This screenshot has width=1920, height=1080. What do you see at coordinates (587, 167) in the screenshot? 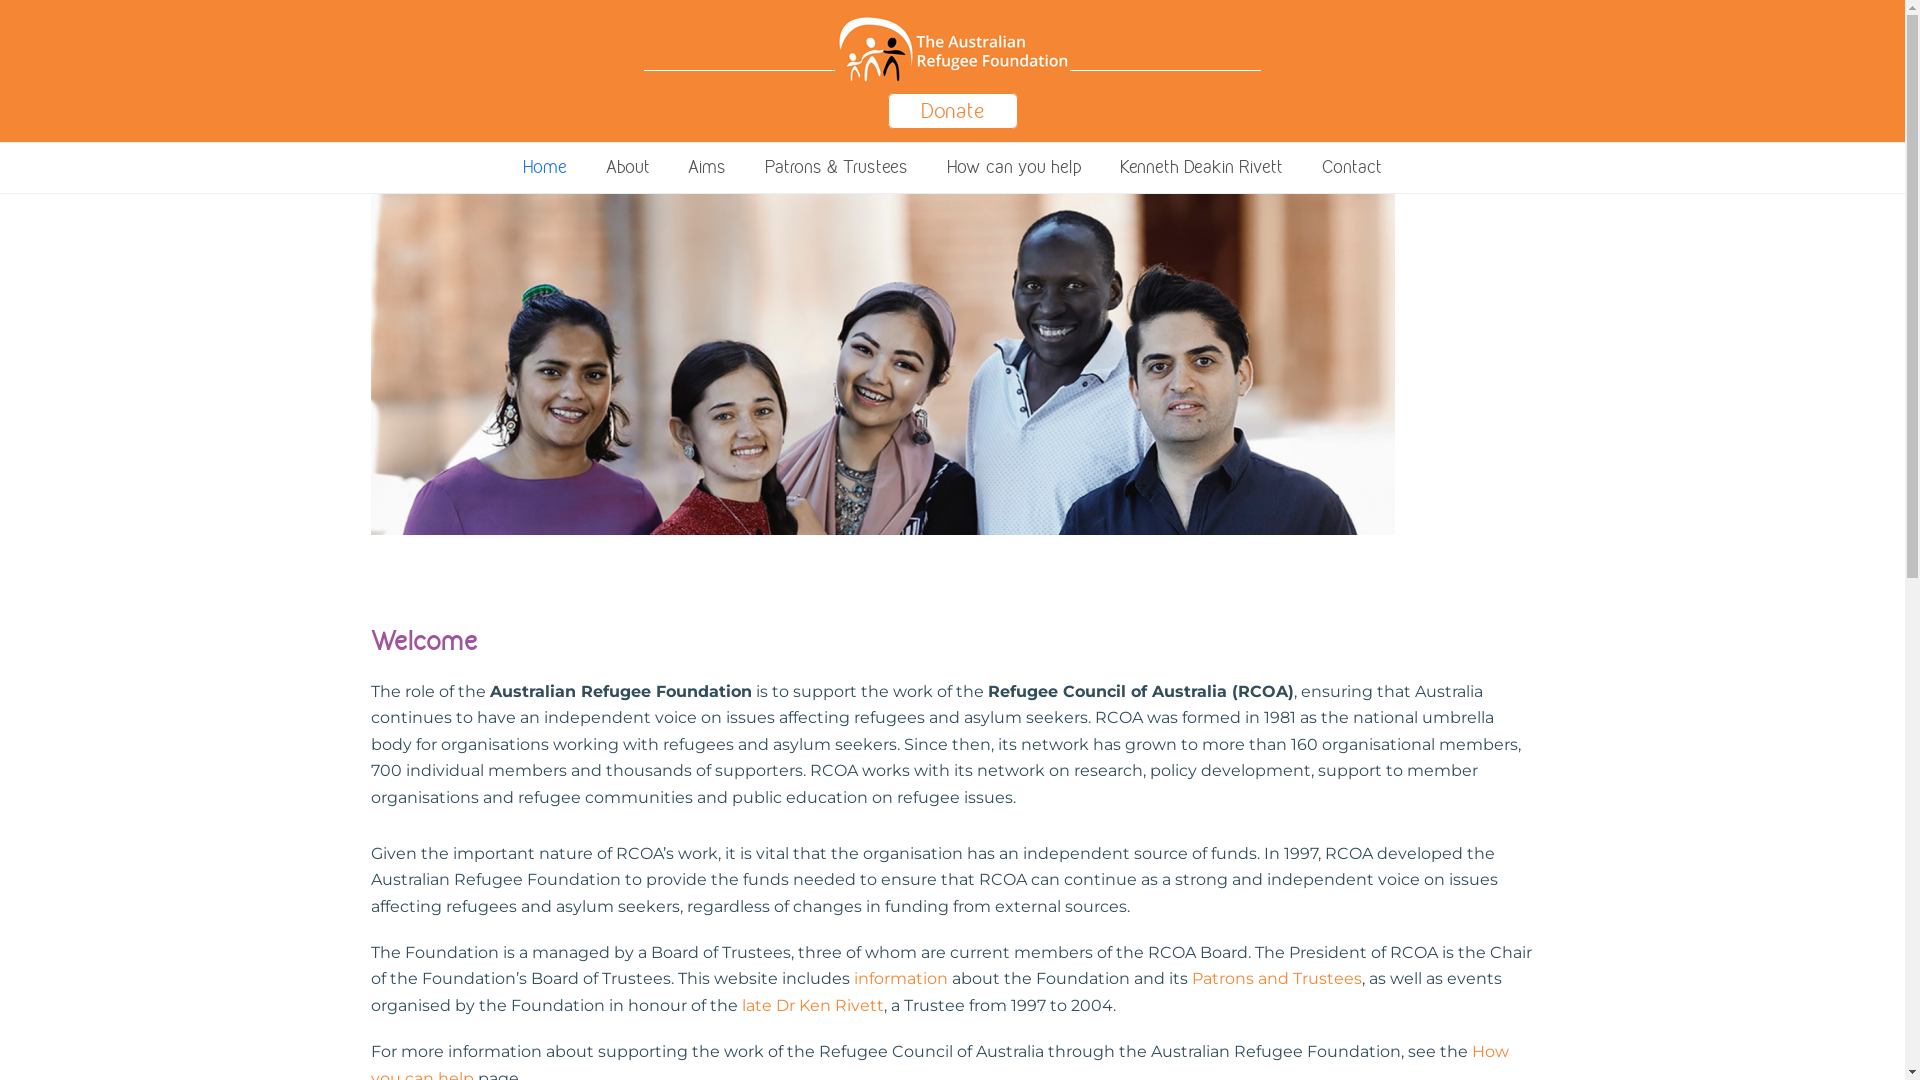
I see `'About'` at bounding box center [587, 167].